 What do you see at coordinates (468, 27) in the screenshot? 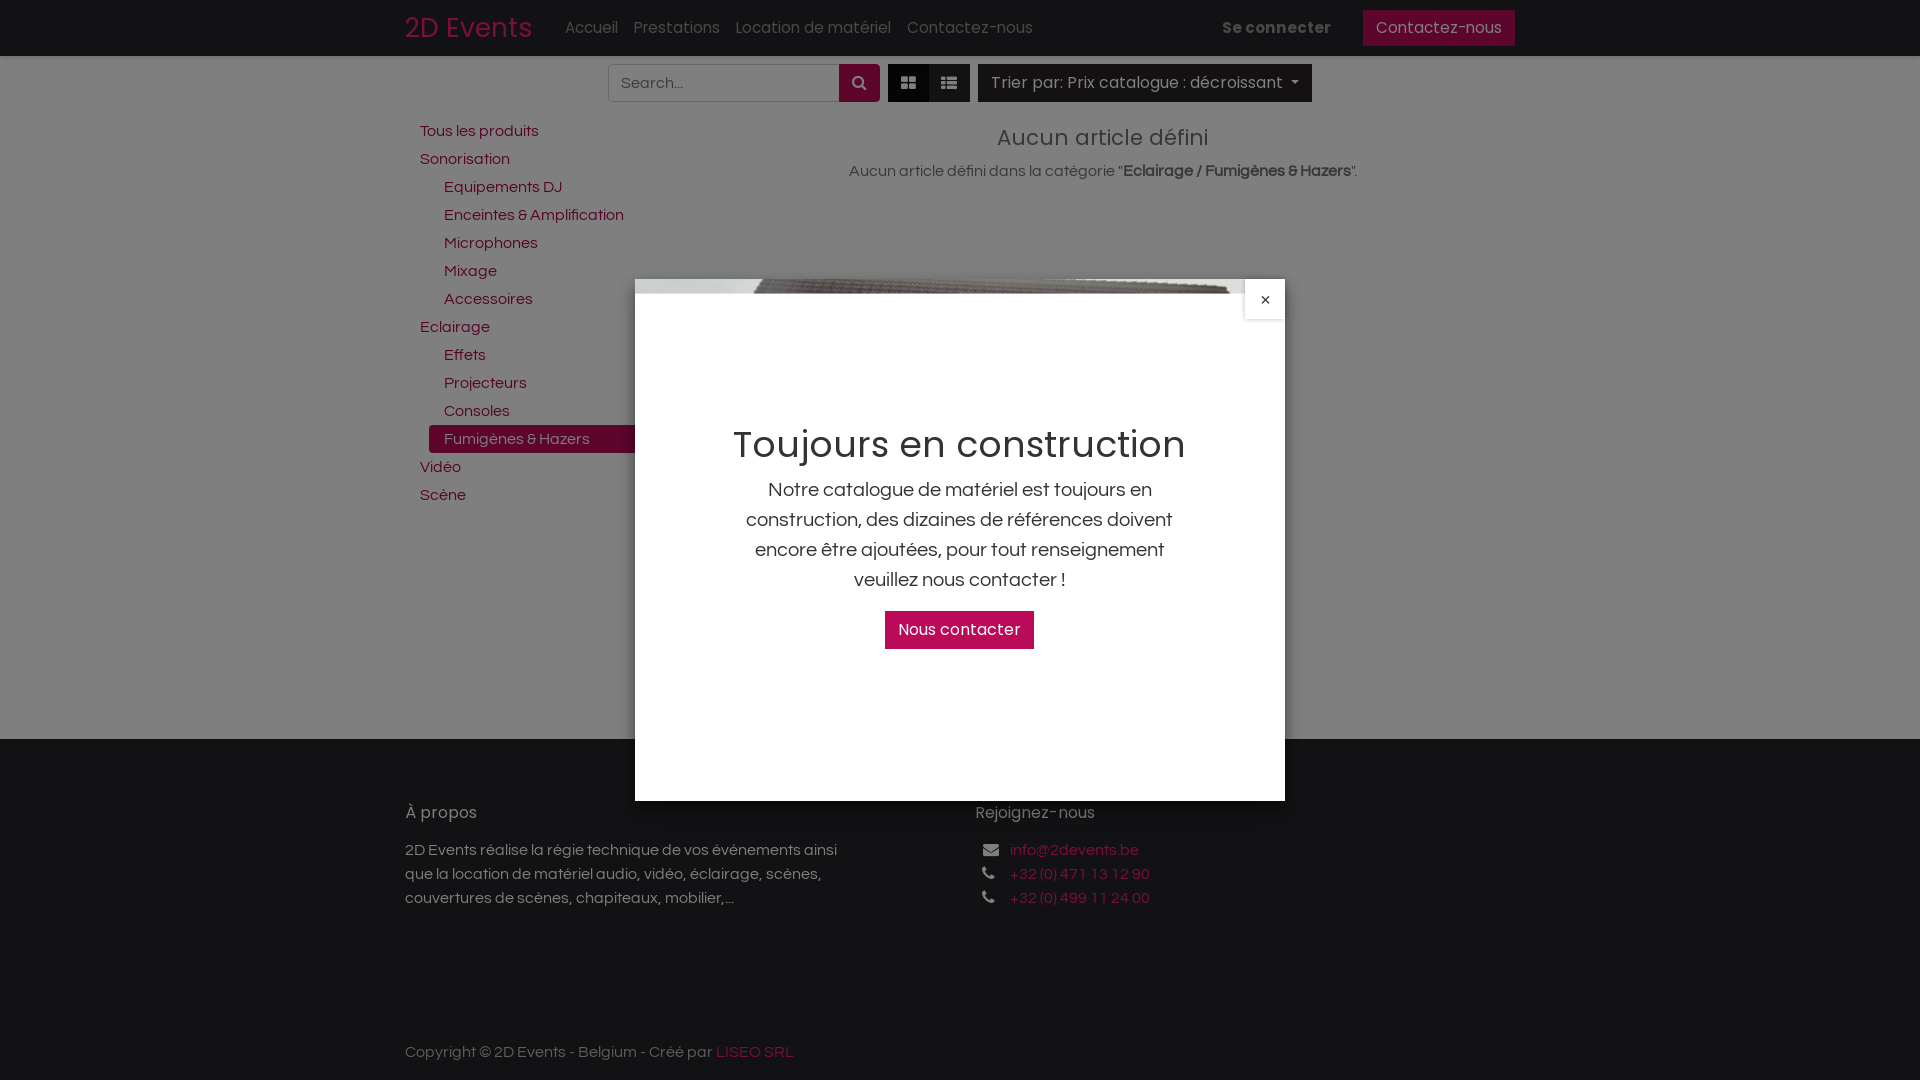
I see `'2D Events'` at bounding box center [468, 27].